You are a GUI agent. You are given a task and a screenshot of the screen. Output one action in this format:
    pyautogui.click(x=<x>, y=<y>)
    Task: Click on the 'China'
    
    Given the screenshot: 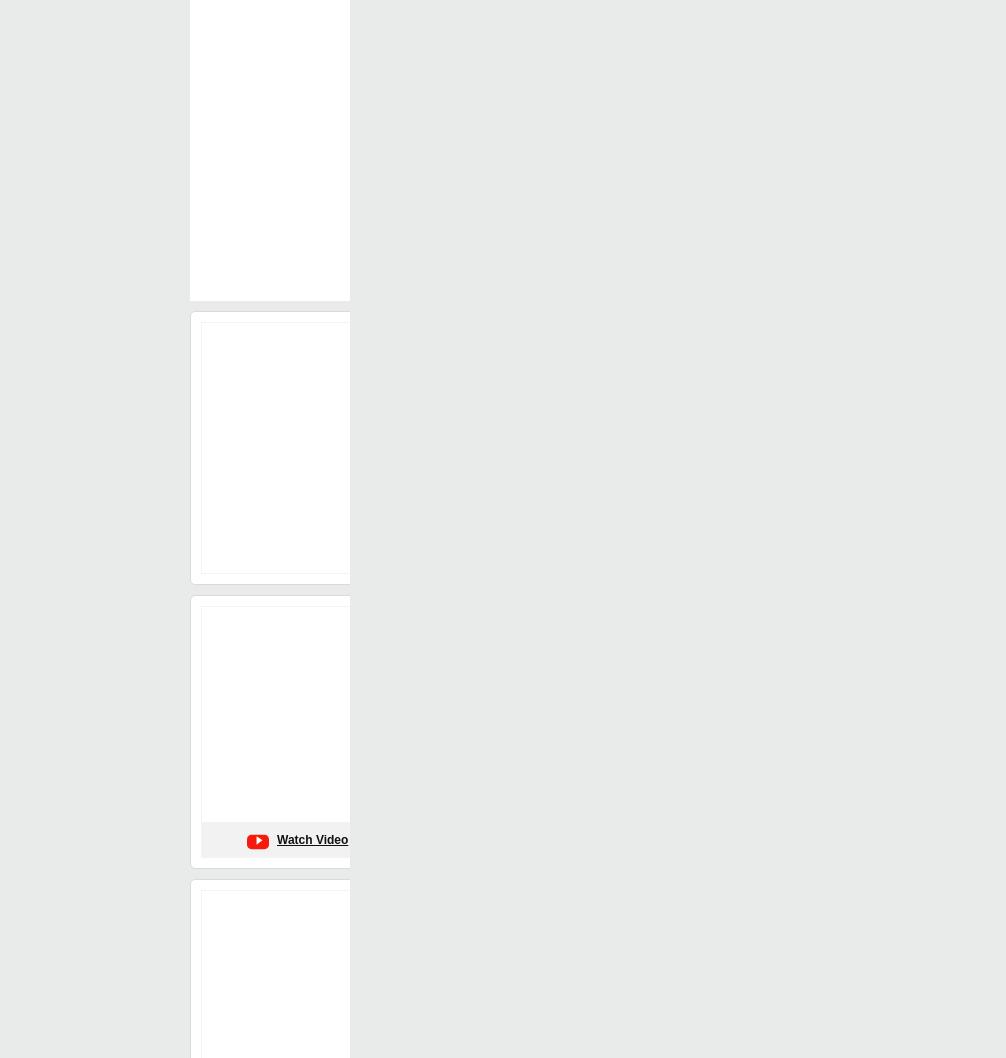 What is the action you would take?
    pyautogui.click(x=496, y=147)
    